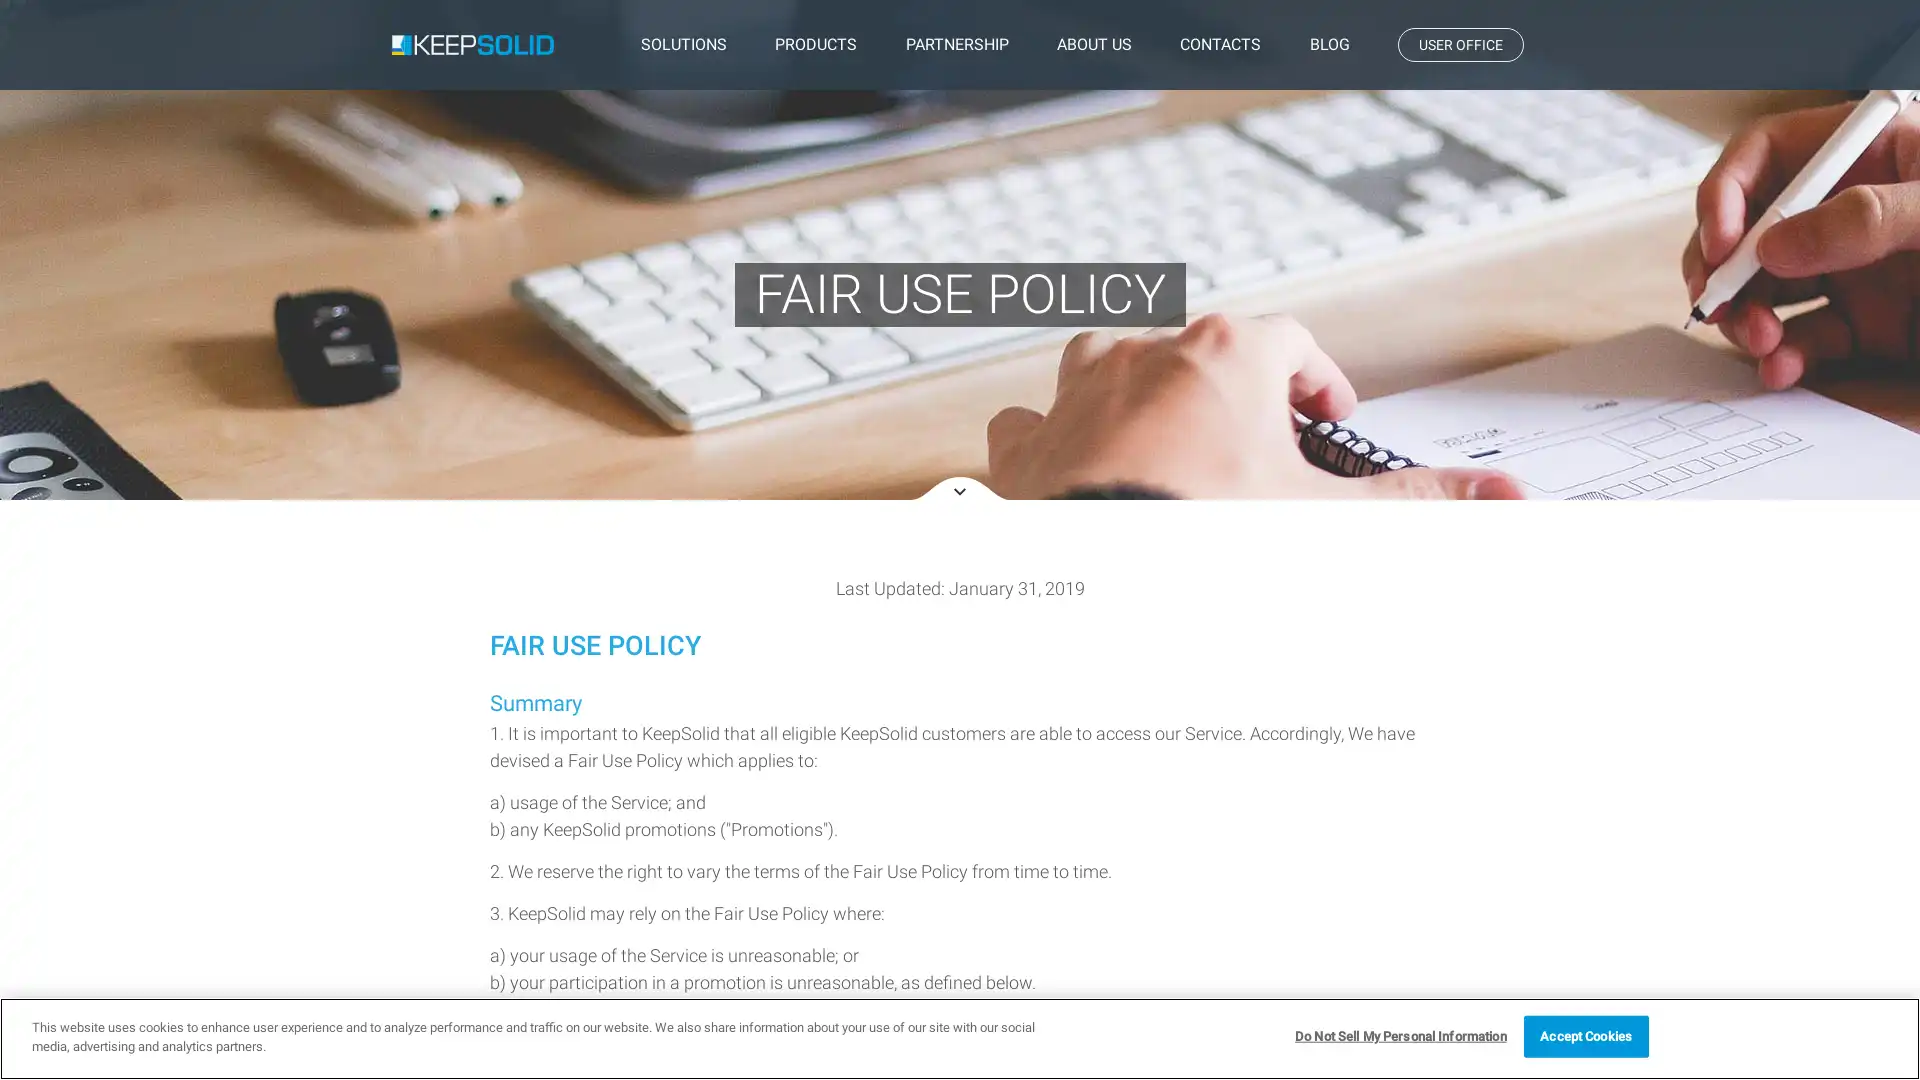 This screenshot has height=1080, width=1920. What do you see at coordinates (1584, 1035) in the screenshot?
I see `Accept Cookies` at bounding box center [1584, 1035].